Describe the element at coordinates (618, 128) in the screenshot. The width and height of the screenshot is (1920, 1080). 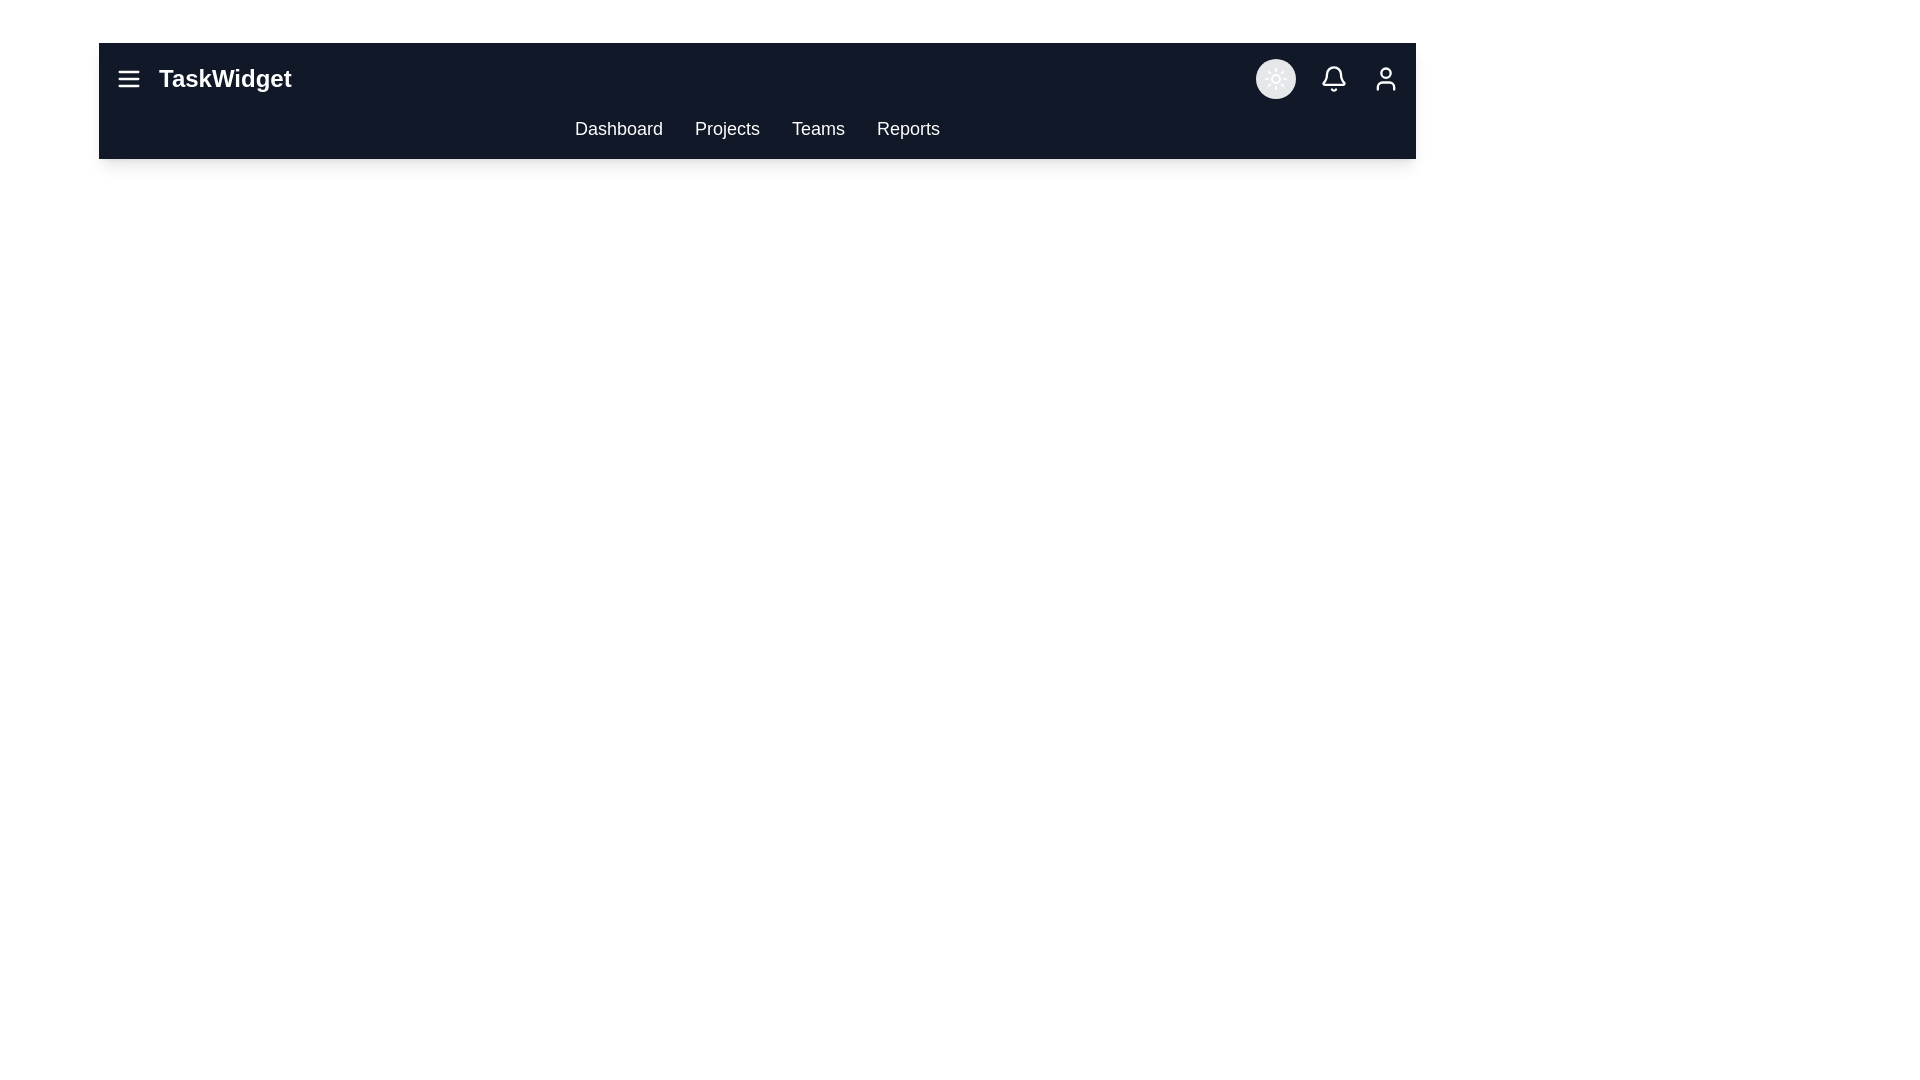
I see `the 'Dashboard' link to navigate to the Dashboard section` at that location.